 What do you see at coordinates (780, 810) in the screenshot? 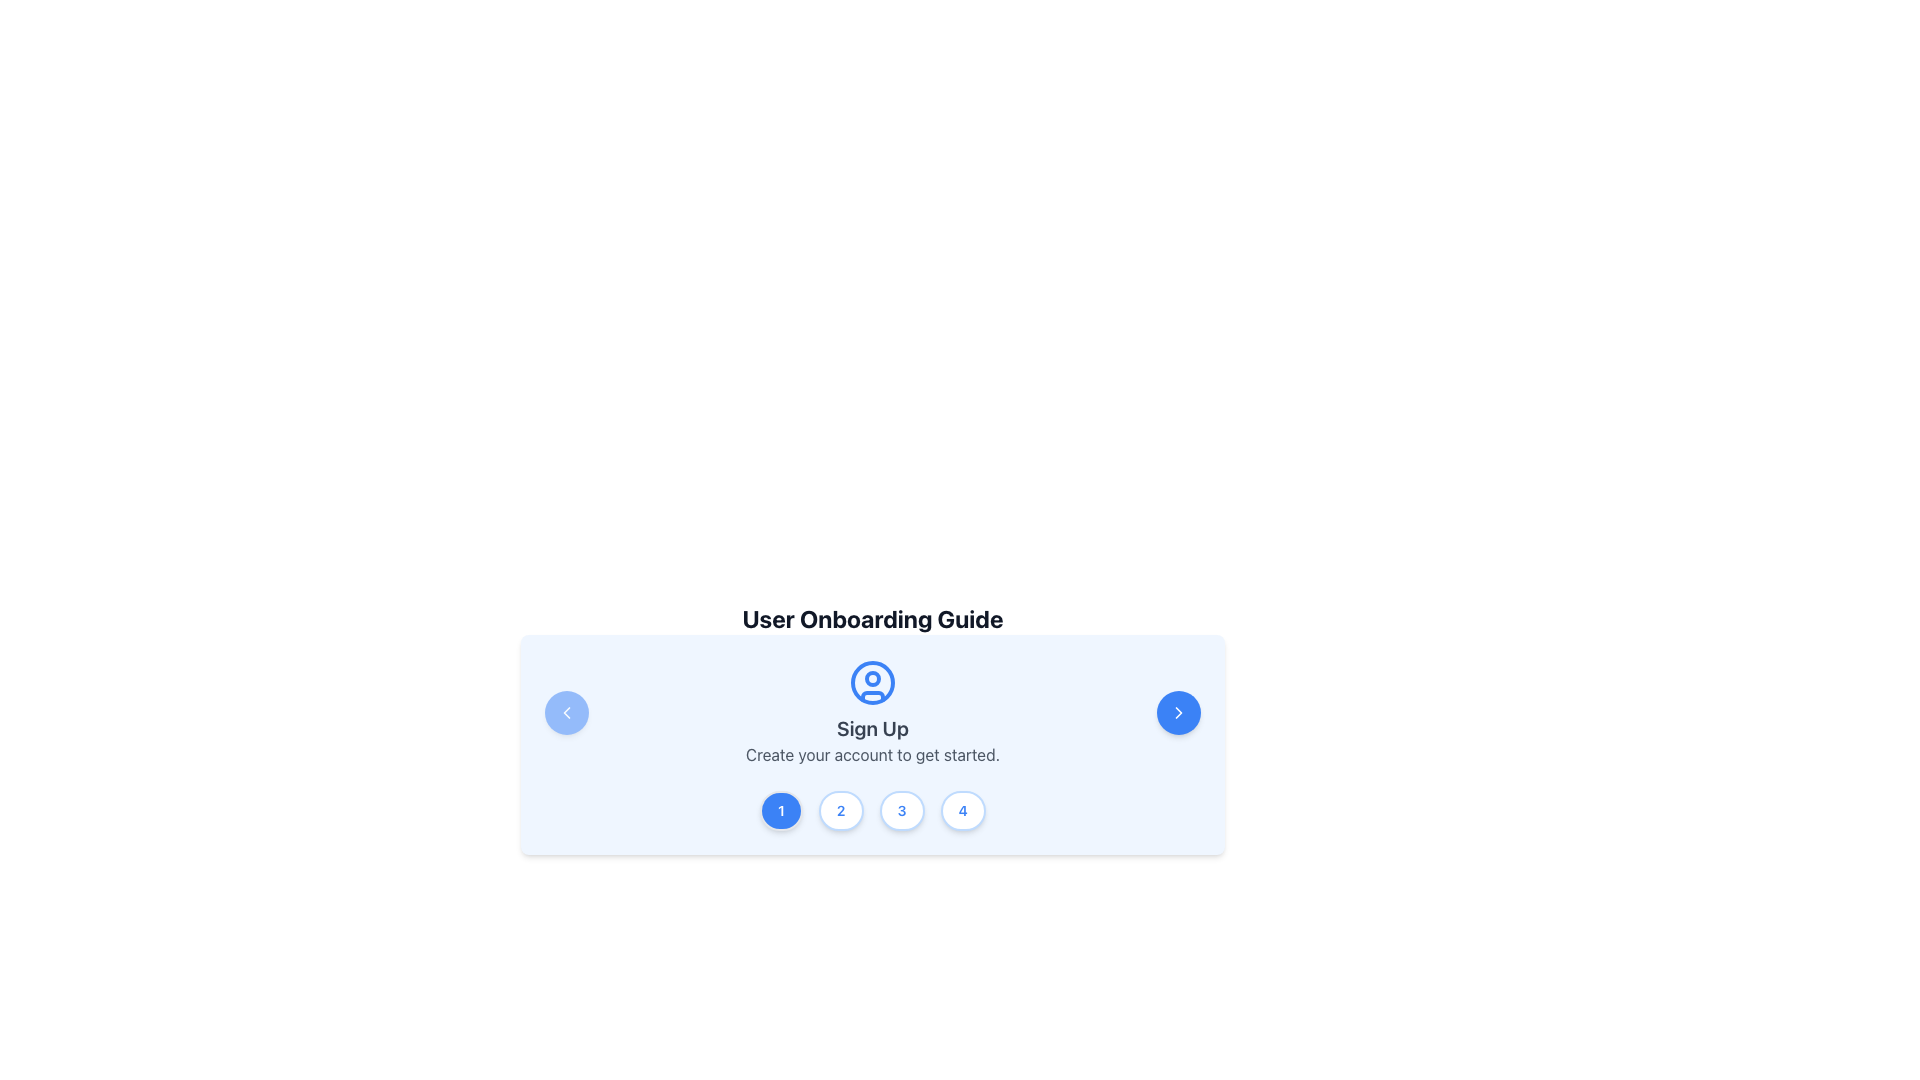
I see `the circular button labeled '1' with white text on a blue background` at bounding box center [780, 810].